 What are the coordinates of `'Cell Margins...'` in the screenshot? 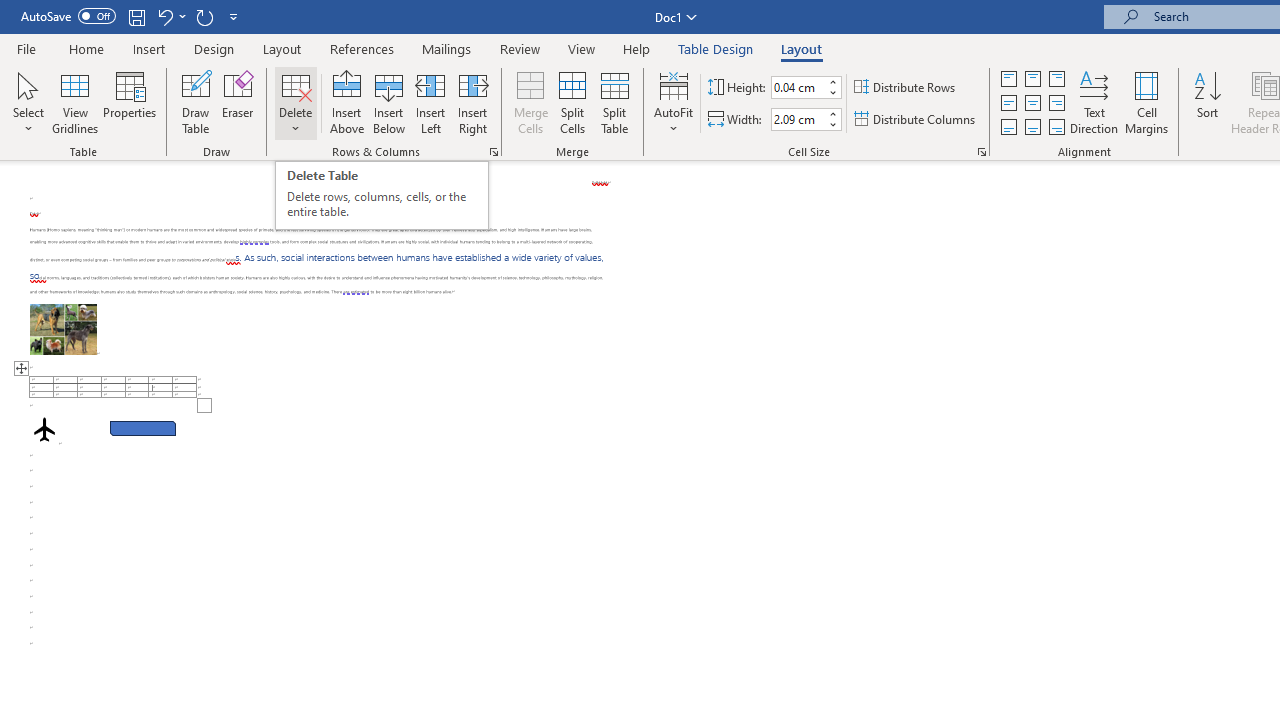 It's located at (1146, 103).